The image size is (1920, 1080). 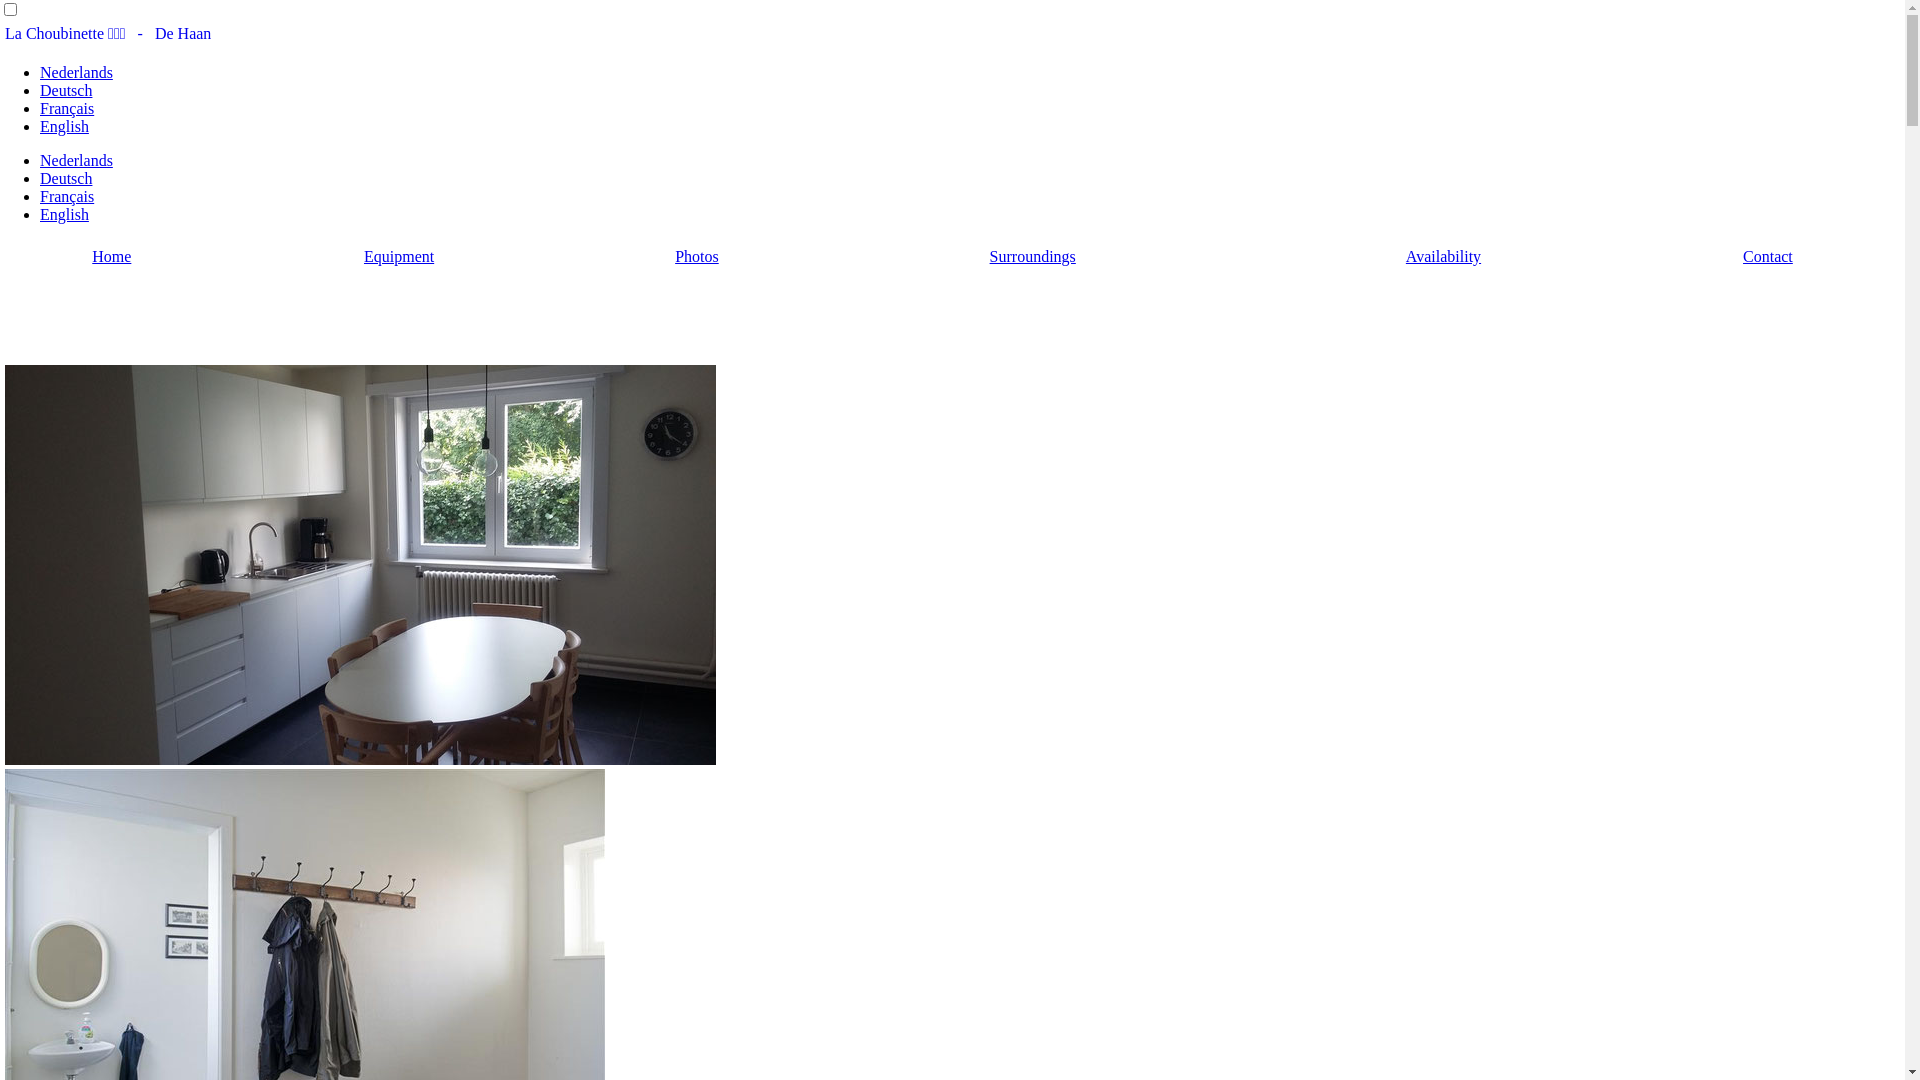 What do you see at coordinates (364, 255) in the screenshot?
I see `'Equipment'` at bounding box center [364, 255].